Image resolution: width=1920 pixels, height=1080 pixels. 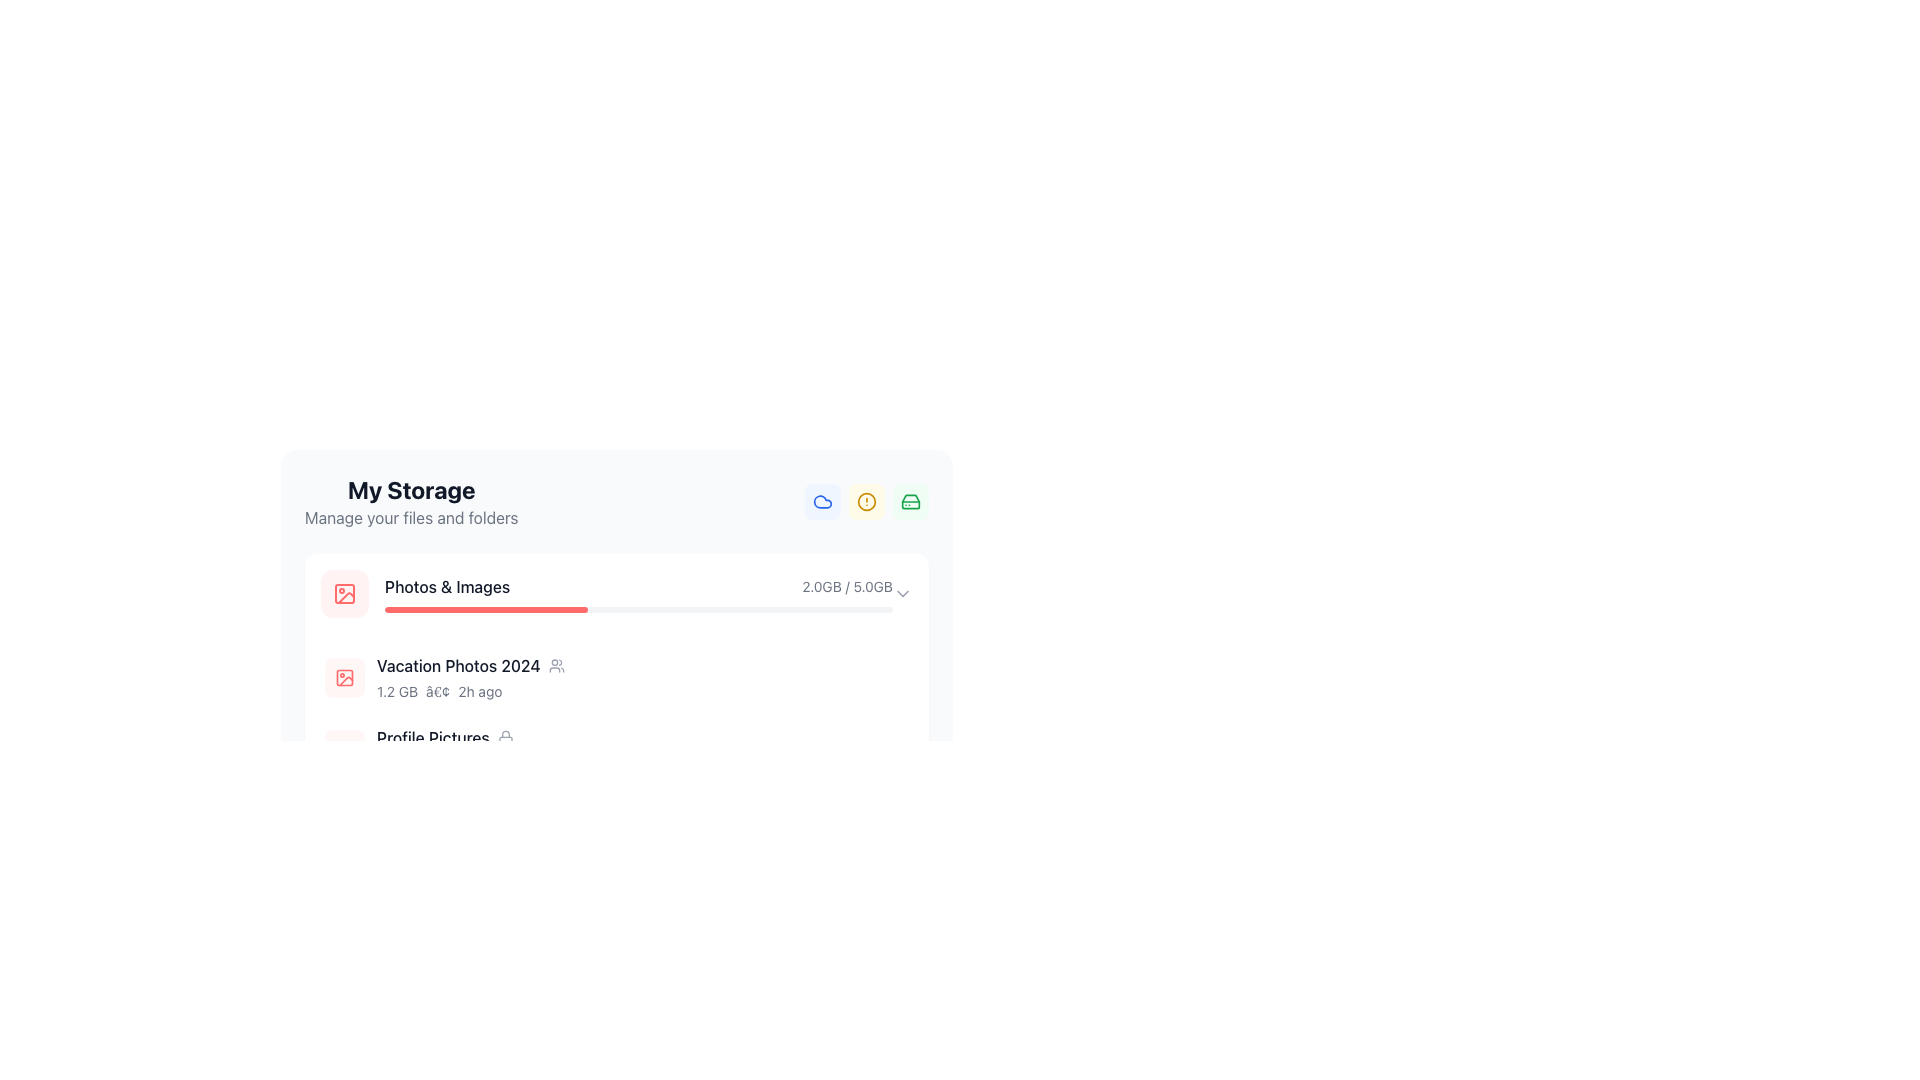 I want to click on the cloud-related Icon button, which is the first in a sequence of three icons at the top-right of the interface, distinguished by its blue background, so click(x=822, y=500).